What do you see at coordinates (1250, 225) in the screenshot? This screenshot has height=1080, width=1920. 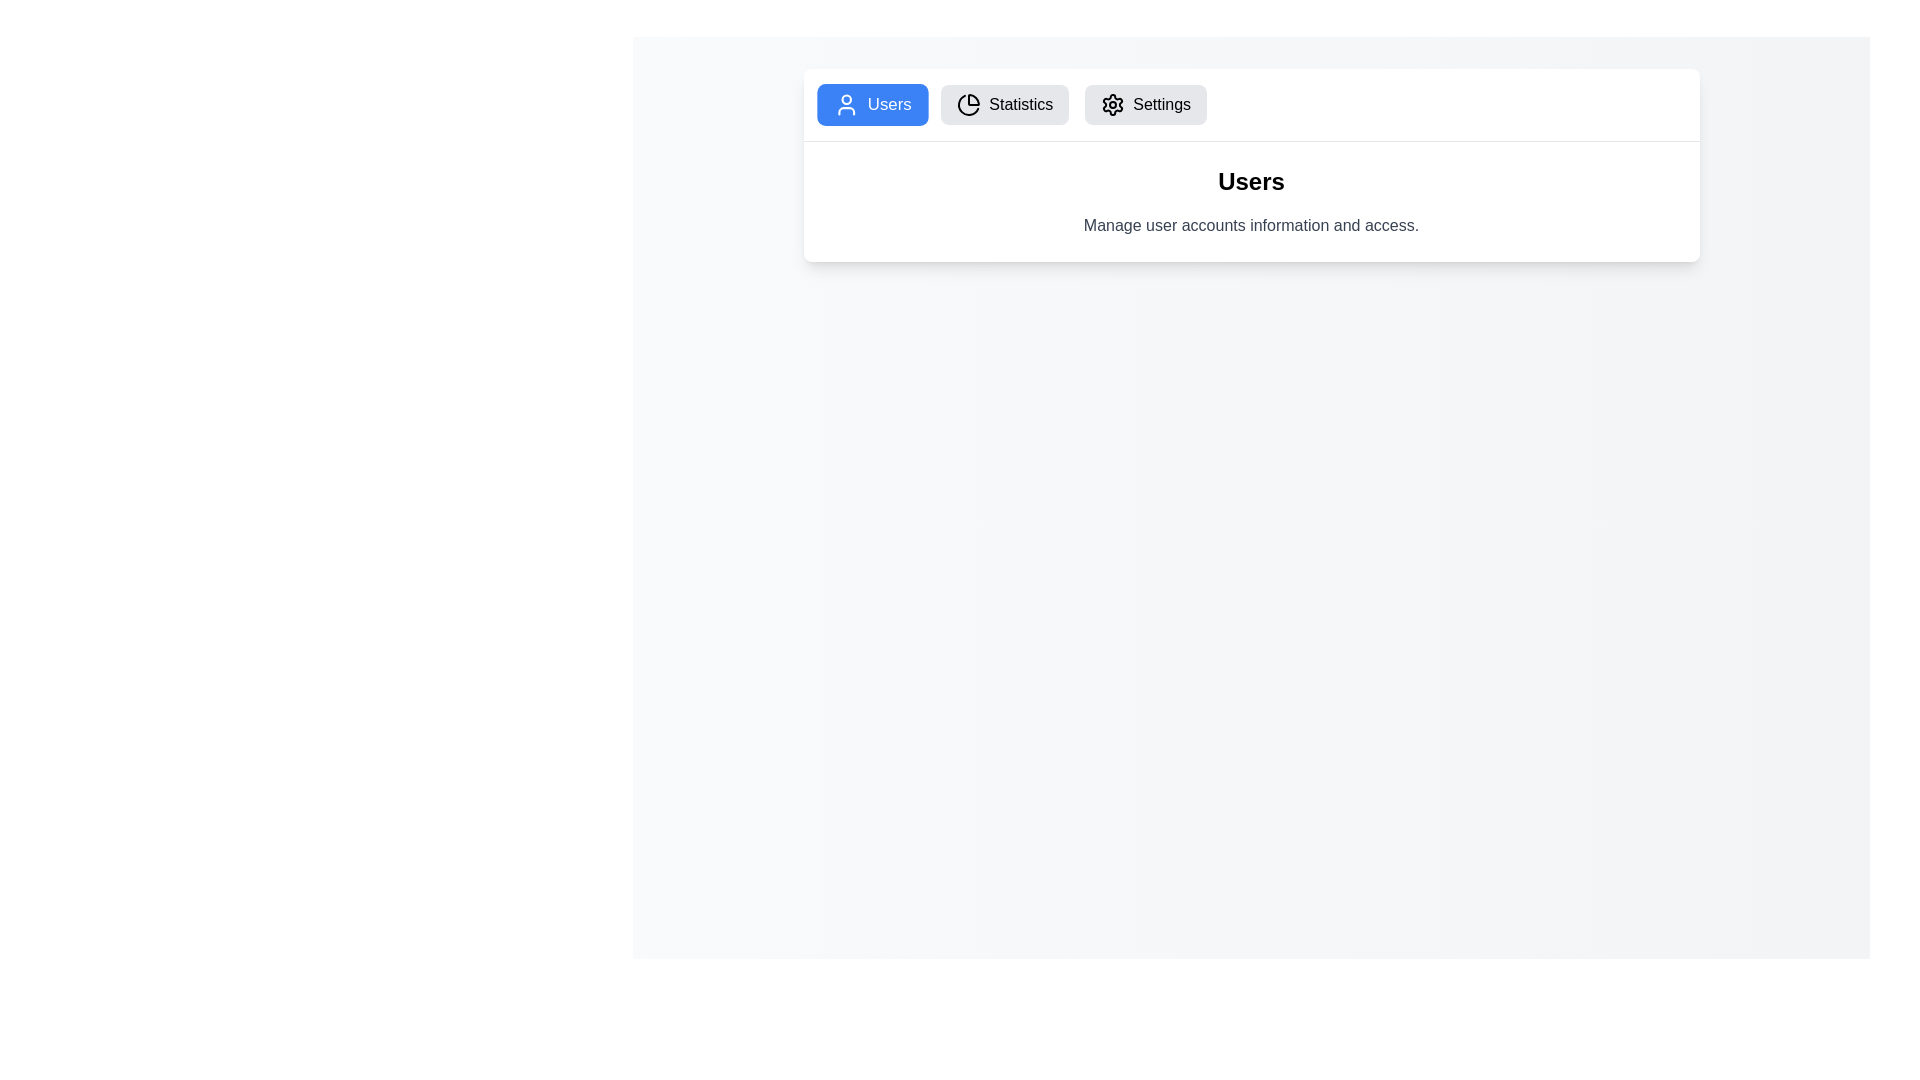 I see `the text label element that reads 'Manage user accounts information and access.', which is styled in gray and positioned below the title 'Users'` at bounding box center [1250, 225].